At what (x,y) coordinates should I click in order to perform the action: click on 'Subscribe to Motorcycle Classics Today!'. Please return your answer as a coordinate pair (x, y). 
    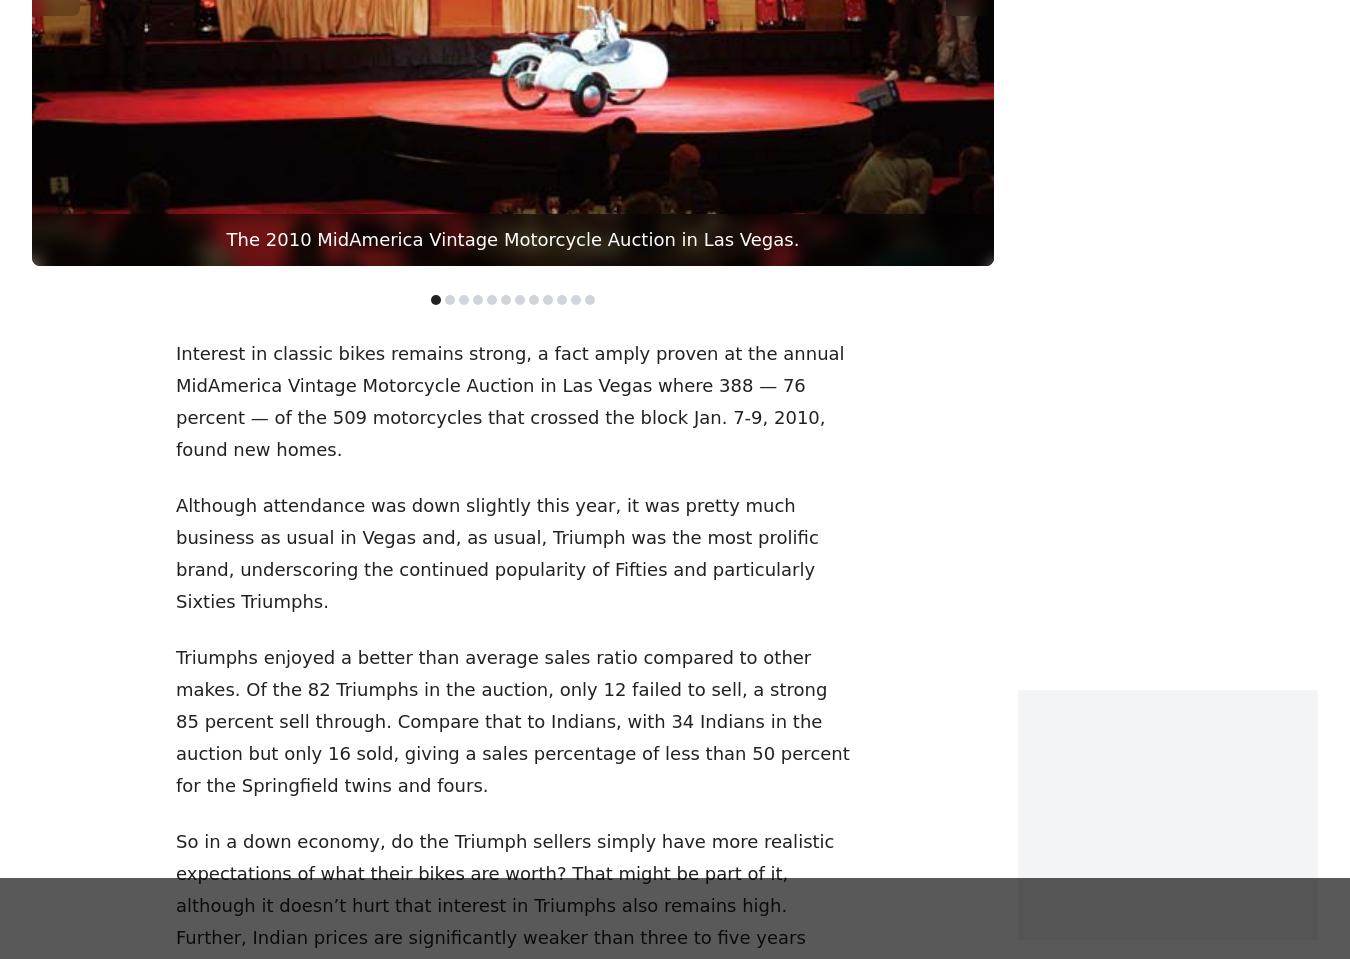
    Looking at the image, I should click on (674, 400).